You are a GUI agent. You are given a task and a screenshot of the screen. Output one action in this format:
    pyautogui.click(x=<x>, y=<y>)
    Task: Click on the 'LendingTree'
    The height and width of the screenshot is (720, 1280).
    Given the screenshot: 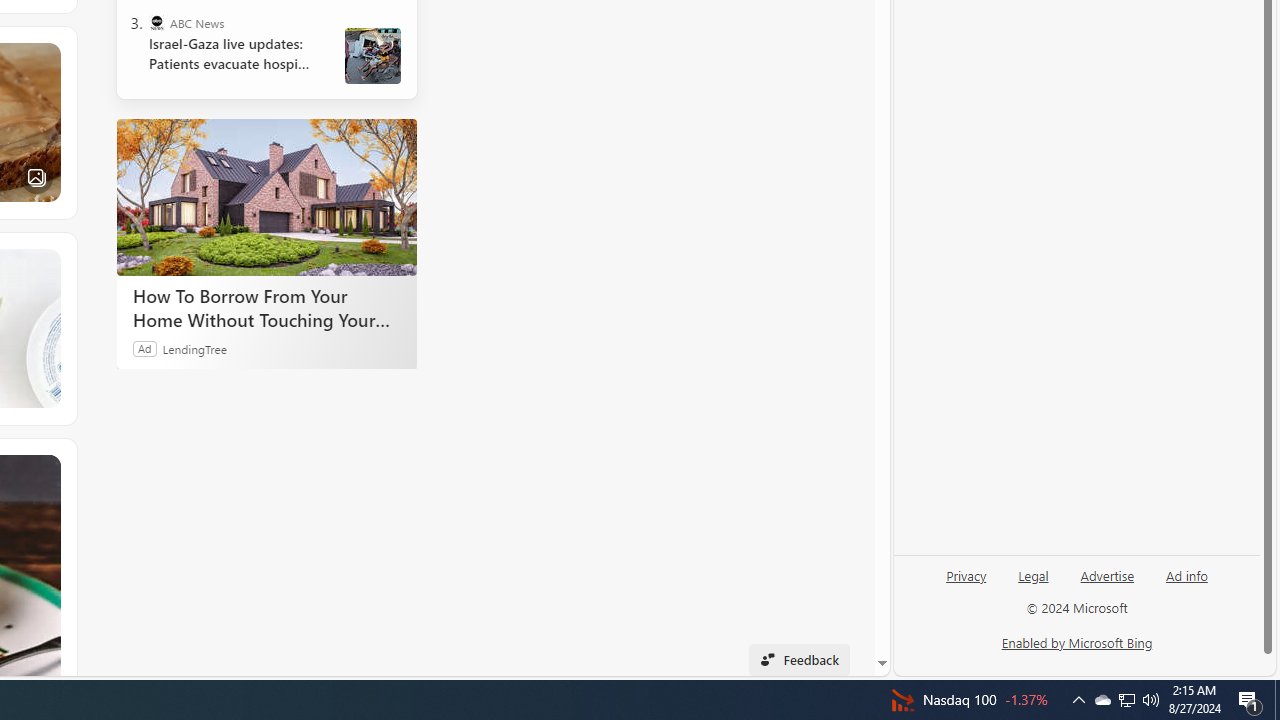 What is the action you would take?
    pyautogui.click(x=195, y=347)
    